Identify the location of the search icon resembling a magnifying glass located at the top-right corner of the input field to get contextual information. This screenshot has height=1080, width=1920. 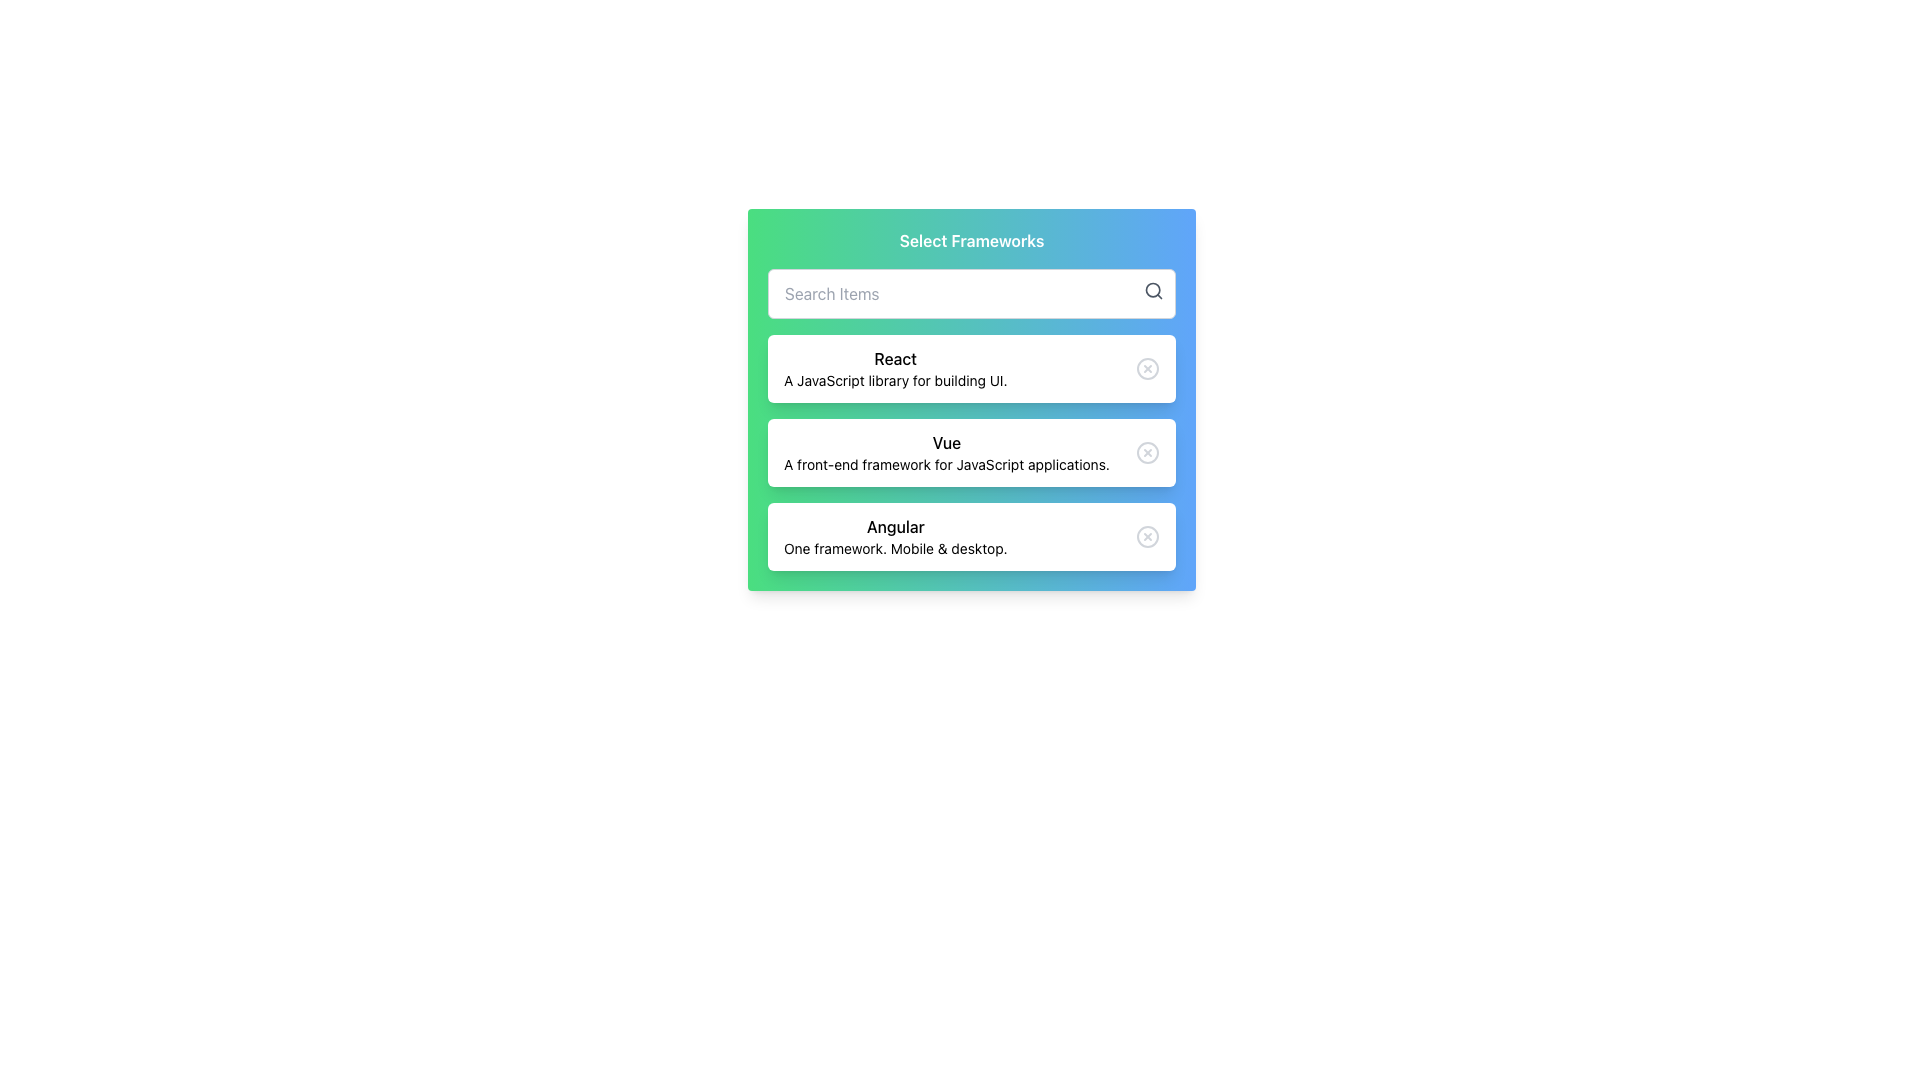
(1153, 290).